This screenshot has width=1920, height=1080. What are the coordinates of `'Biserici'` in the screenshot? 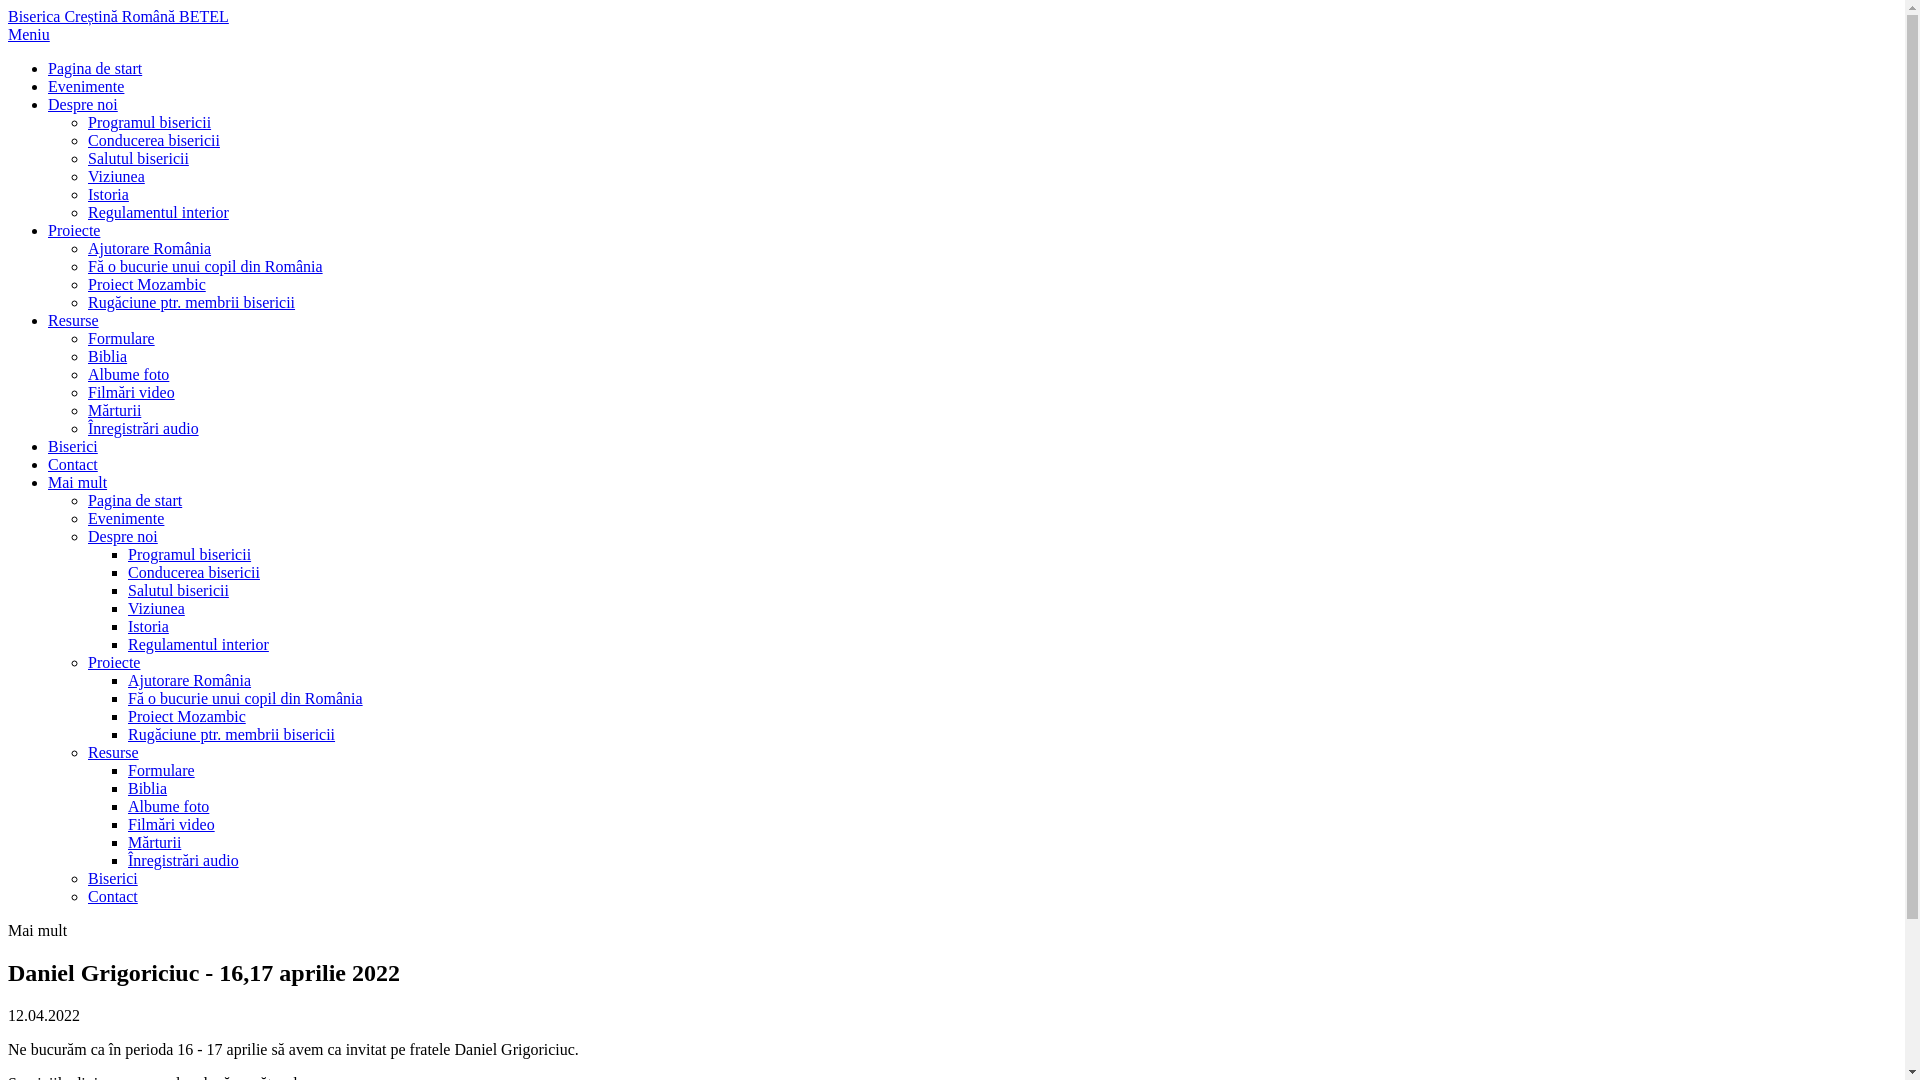 It's located at (72, 445).